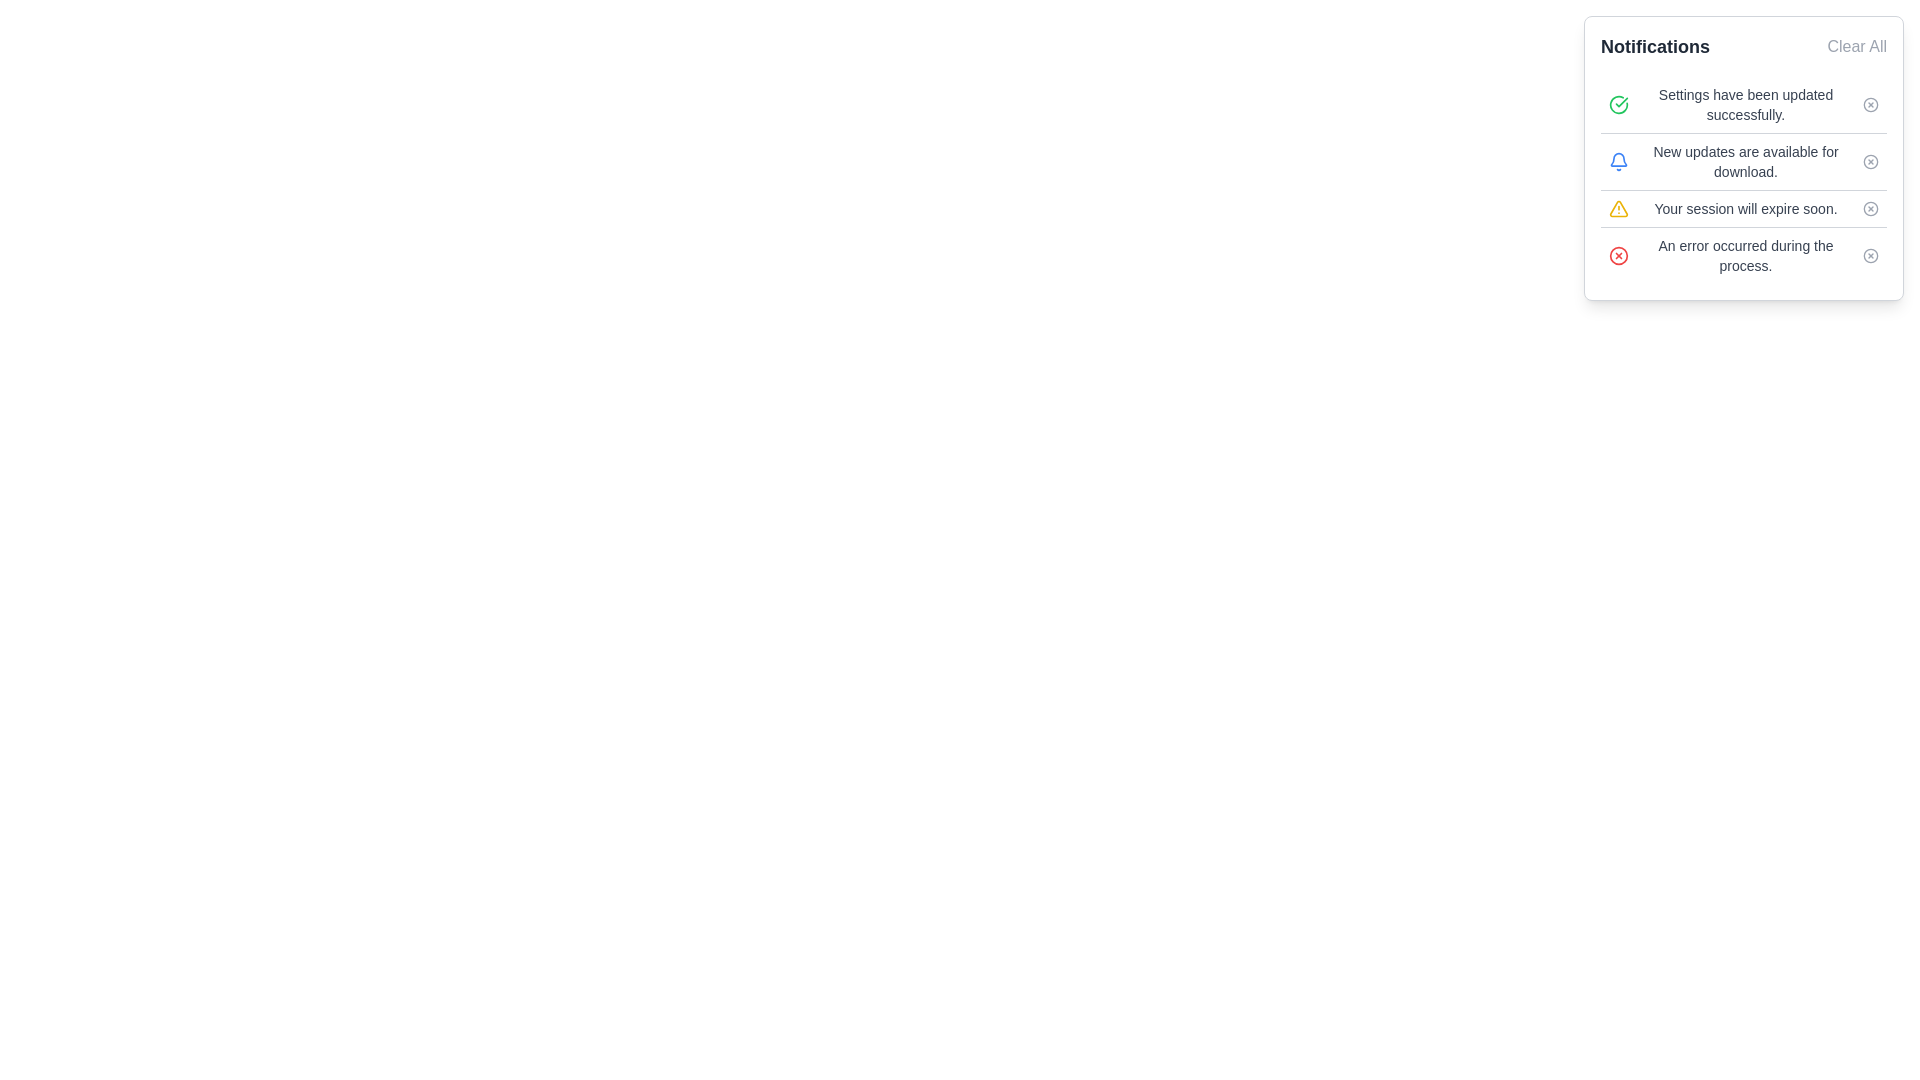 The image size is (1920, 1080). Describe the element at coordinates (1745, 208) in the screenshot. I see `warning message displayed in the Text Label located within the notification panel on the right side of the interface, which indicates that the user's session is about to expire` at that location.